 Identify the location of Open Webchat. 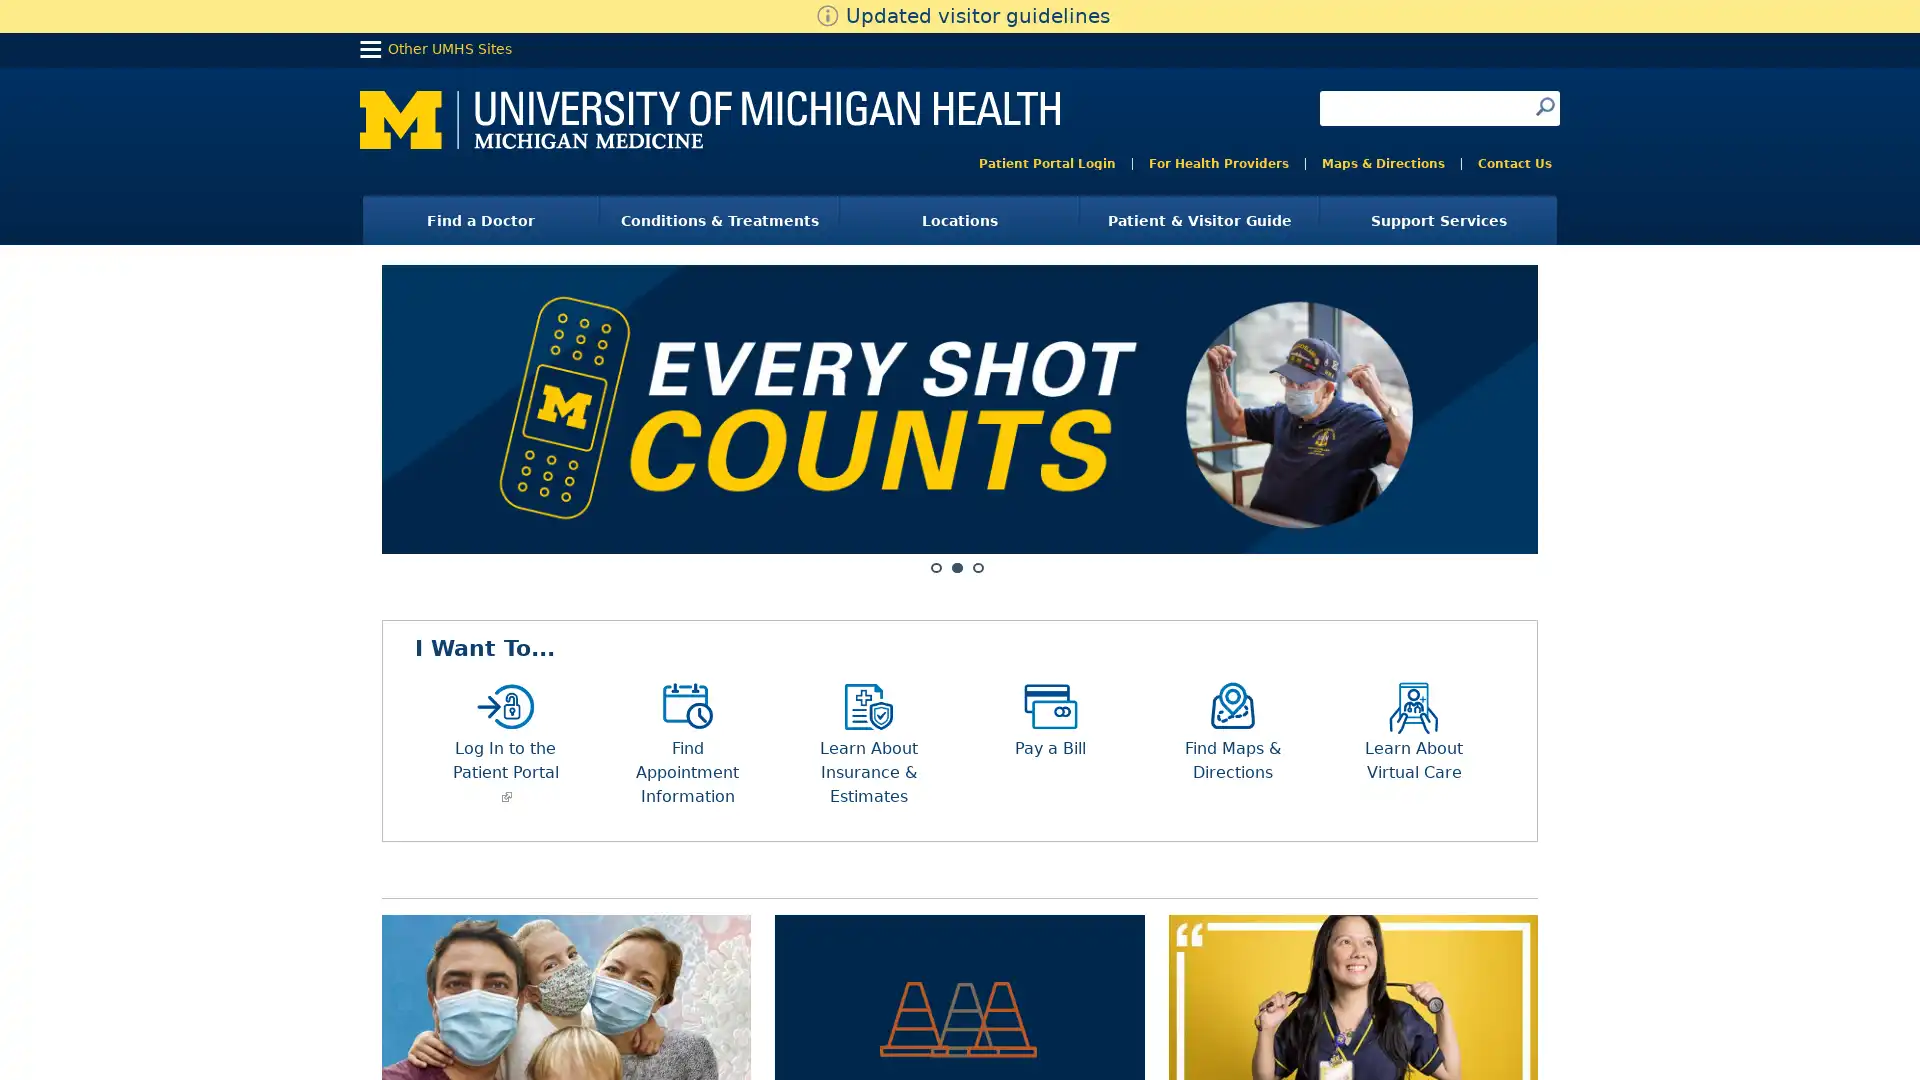
(44, 1030).